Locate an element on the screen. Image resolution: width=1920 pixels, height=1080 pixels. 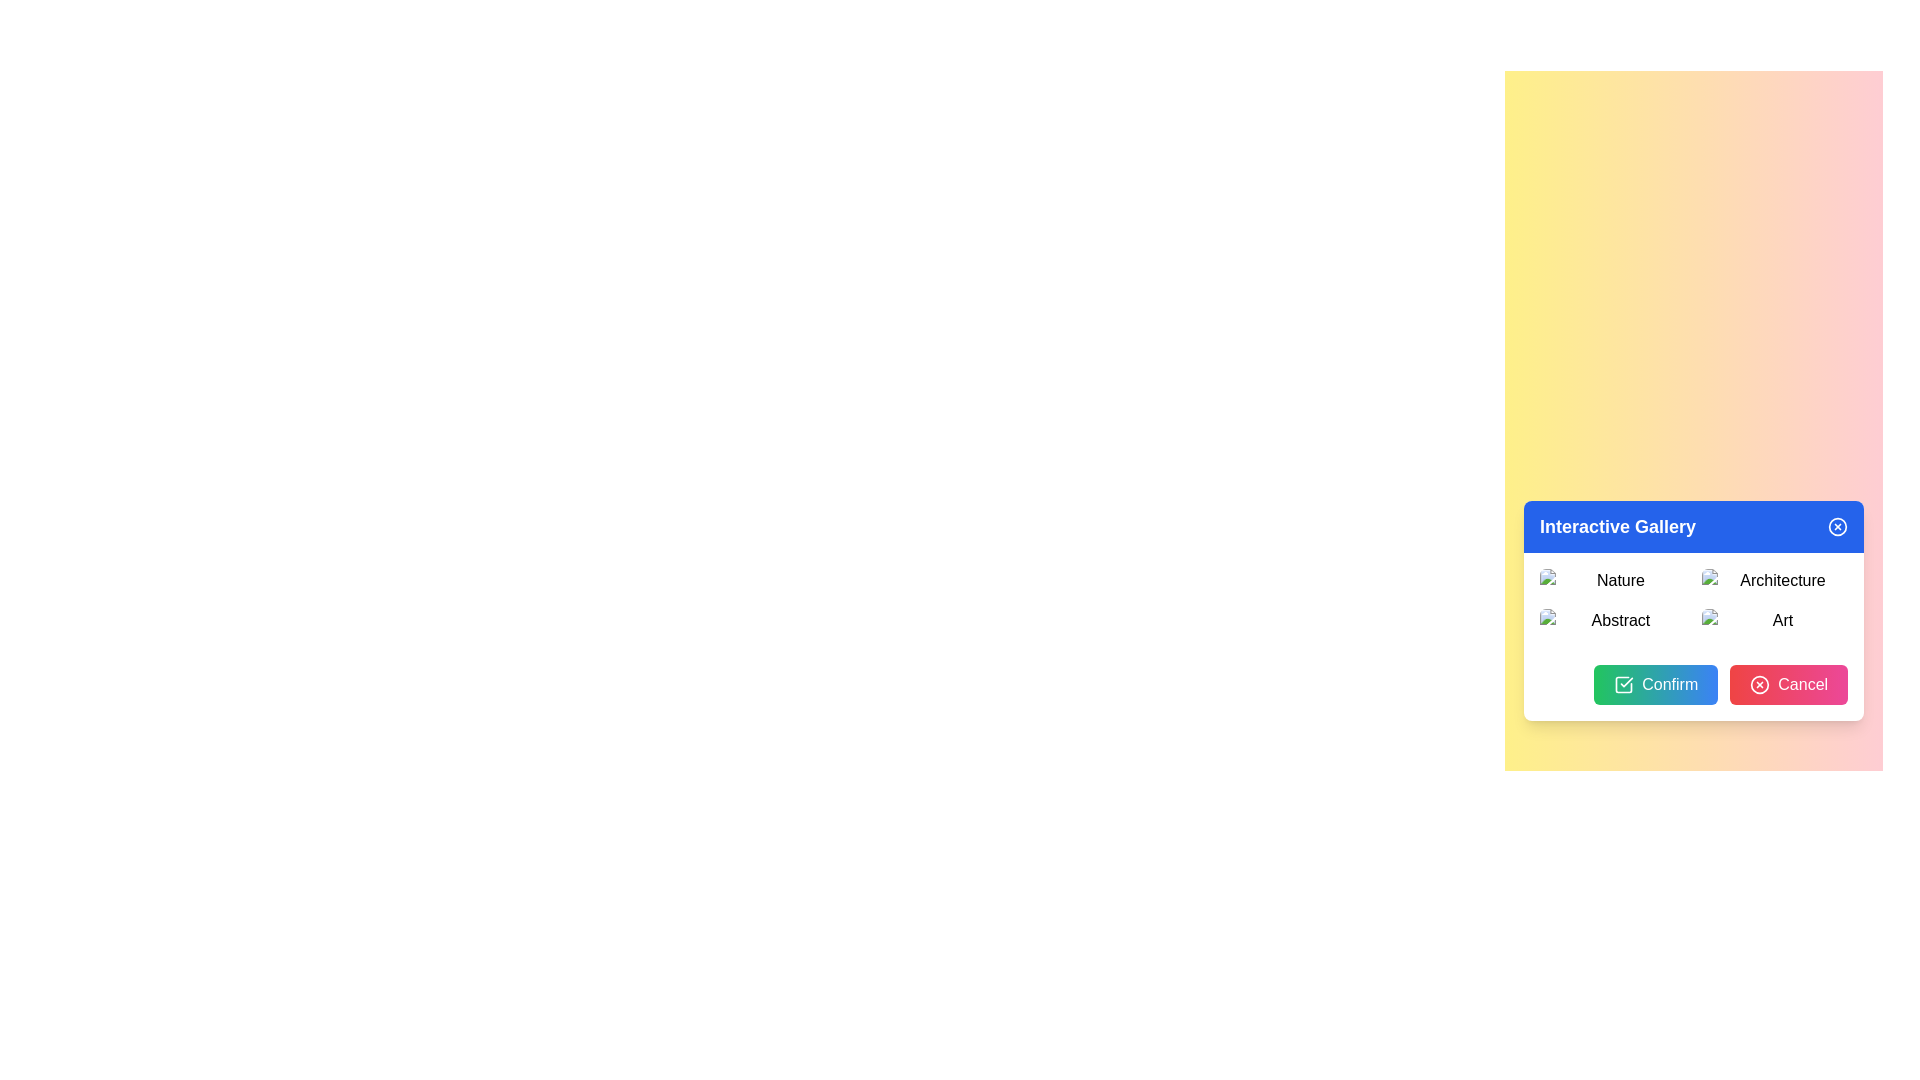
the 'Cancel' button, which has a gradient background from red to pink and features white text with an 'X' icon is located at coordinates (1789, 684).